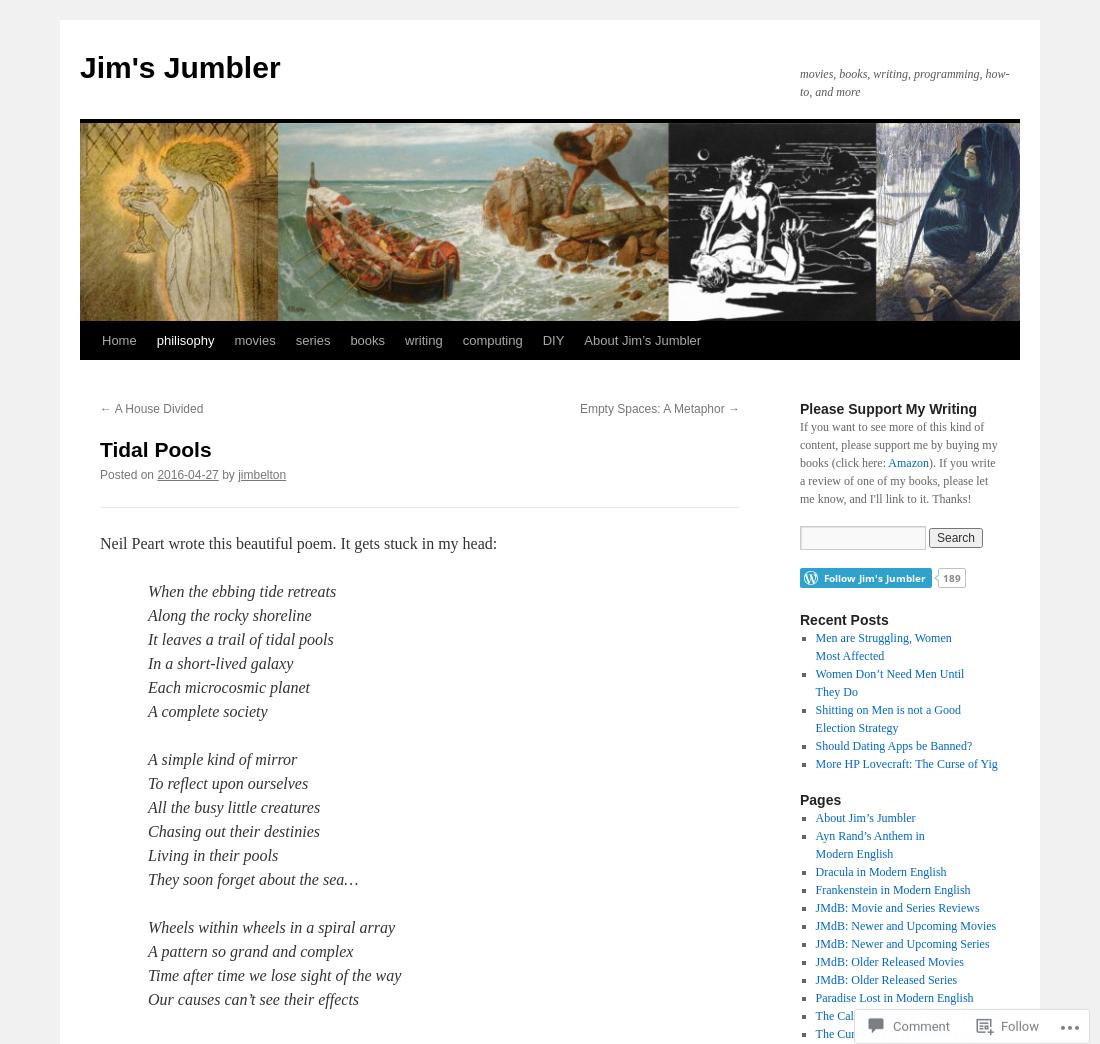  I want to click on 'Along the rocky shoreline', so click(146, 615).